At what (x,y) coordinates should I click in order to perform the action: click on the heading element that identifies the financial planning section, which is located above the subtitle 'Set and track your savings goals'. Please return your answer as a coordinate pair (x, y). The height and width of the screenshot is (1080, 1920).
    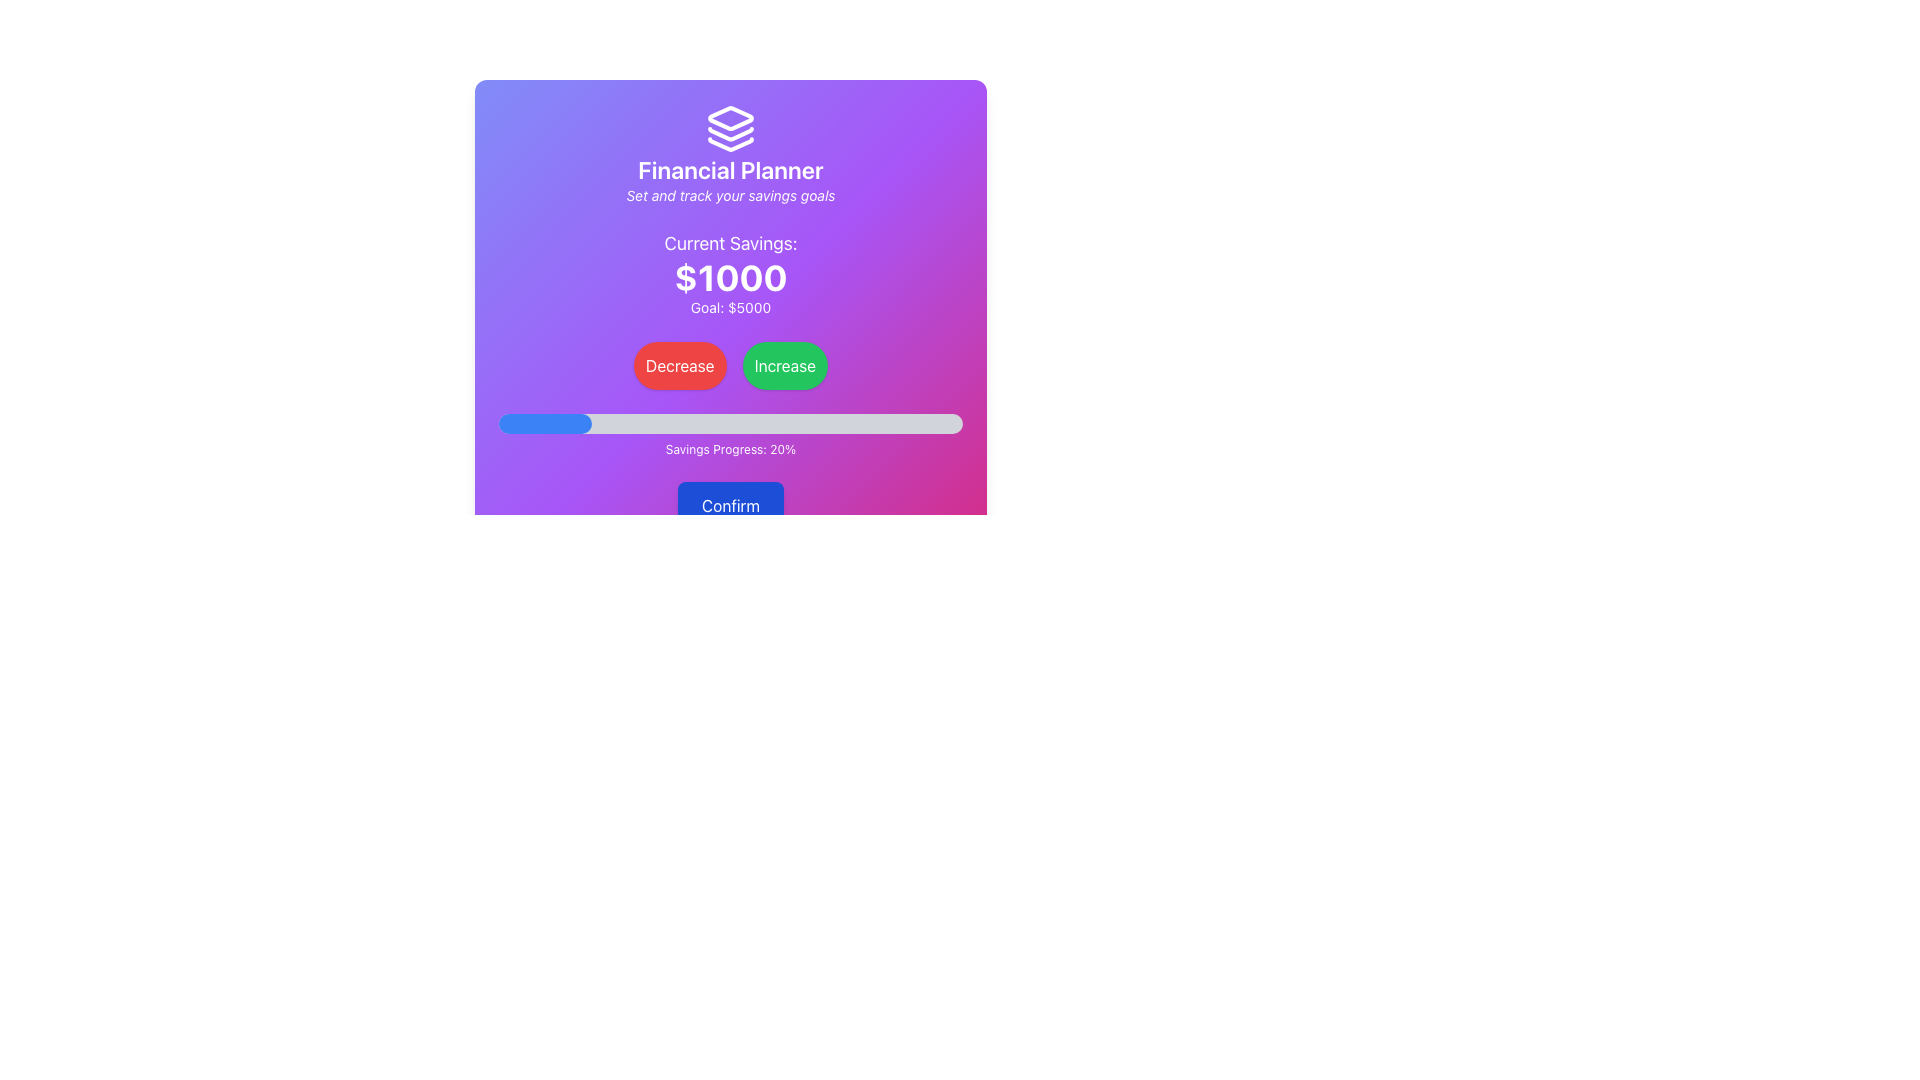
    Looking at the image, I should click on (729, 168).